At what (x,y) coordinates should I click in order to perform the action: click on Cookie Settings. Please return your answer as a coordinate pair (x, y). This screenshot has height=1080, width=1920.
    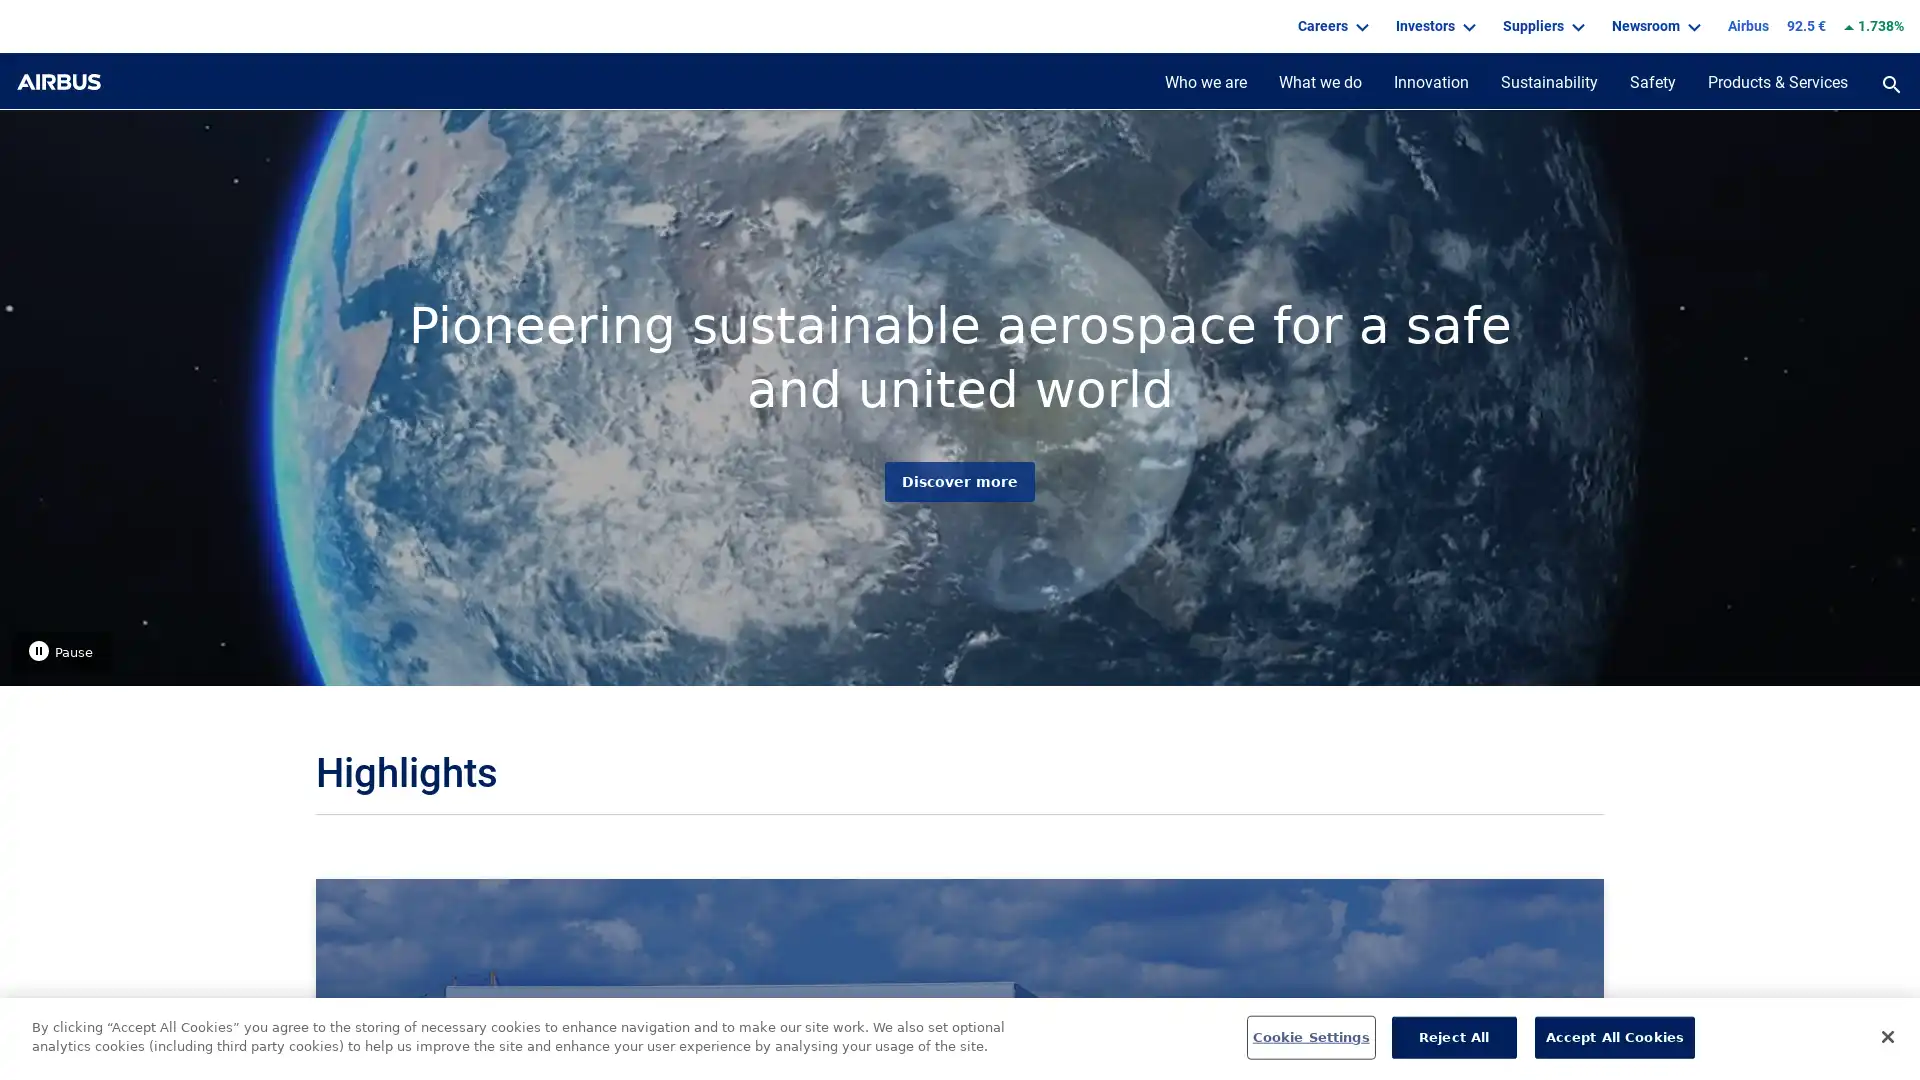
    Looking at the image, I should click on (1310, 1036).